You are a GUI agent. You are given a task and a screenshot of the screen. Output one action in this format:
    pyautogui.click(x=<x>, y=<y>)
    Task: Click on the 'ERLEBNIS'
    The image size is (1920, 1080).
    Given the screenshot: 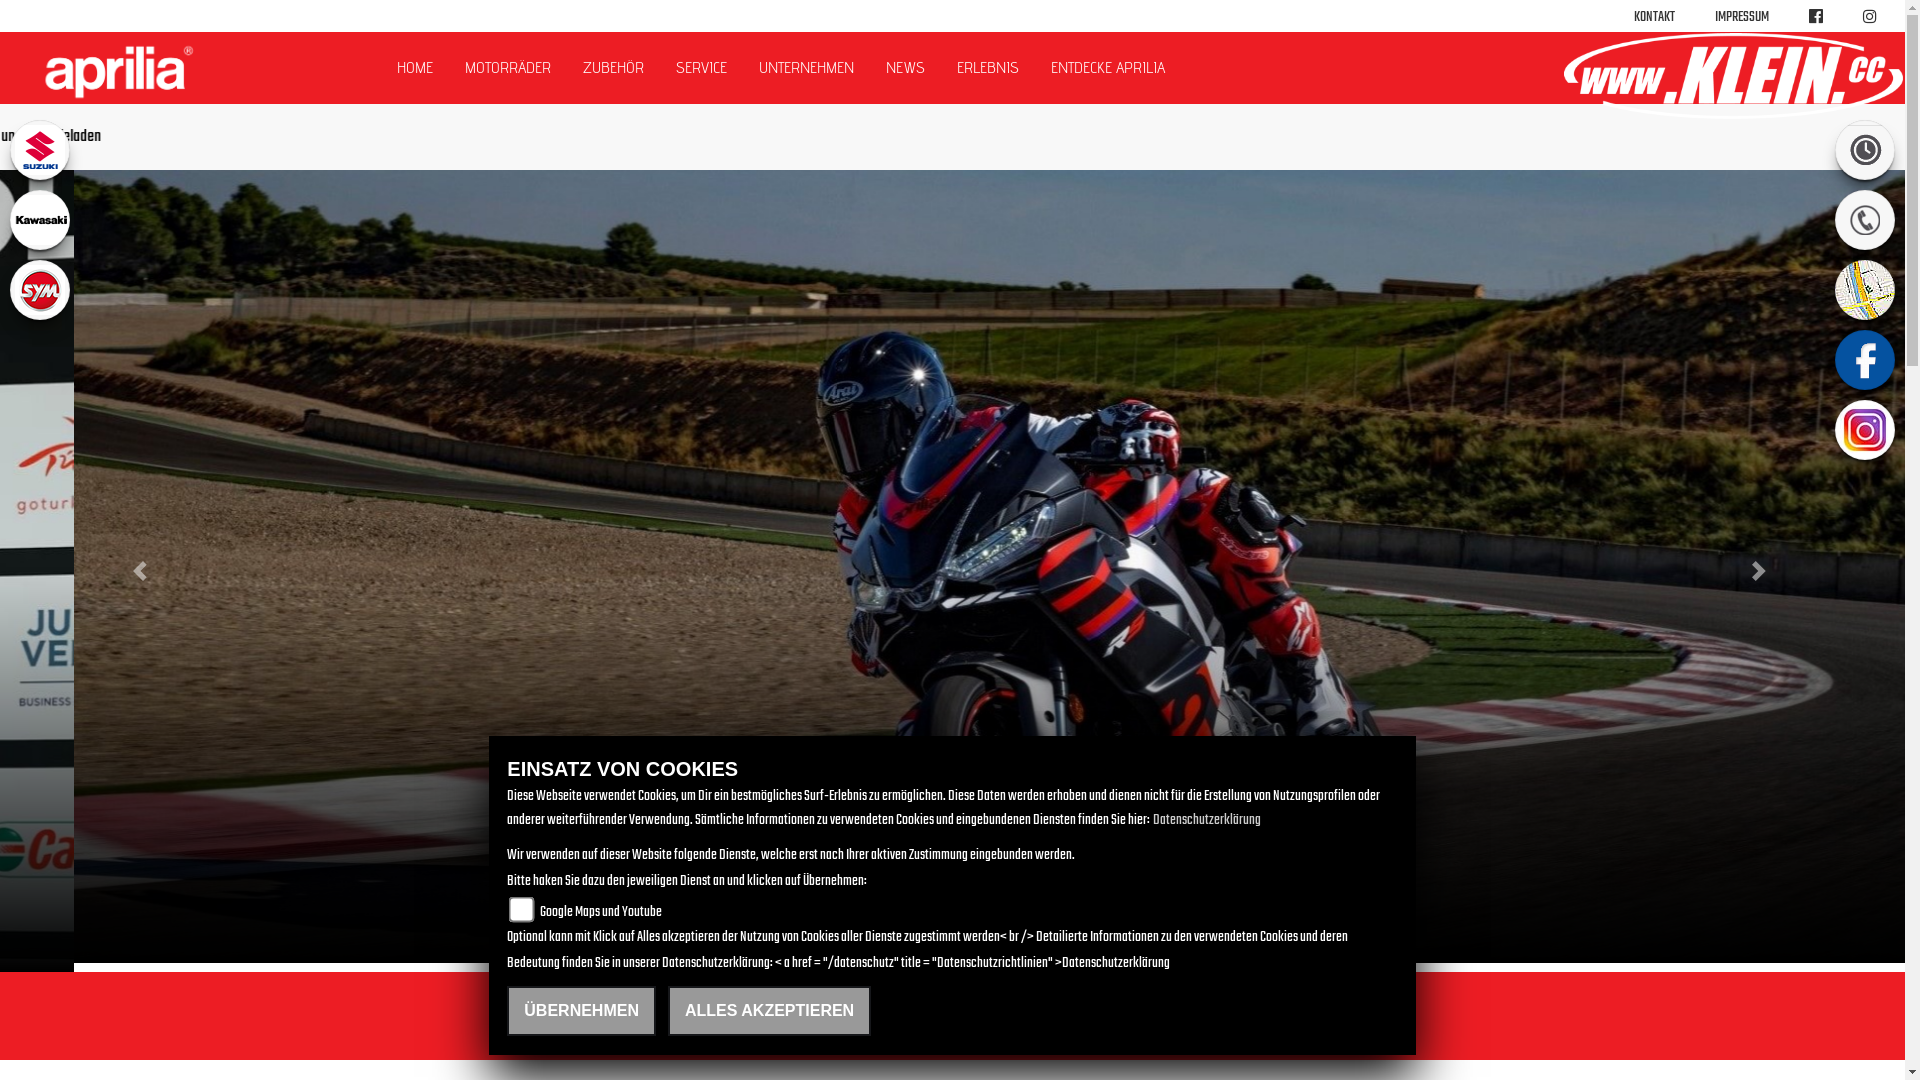 What is the action you would take?
    pyautogui.click(x=988, y=67)
    